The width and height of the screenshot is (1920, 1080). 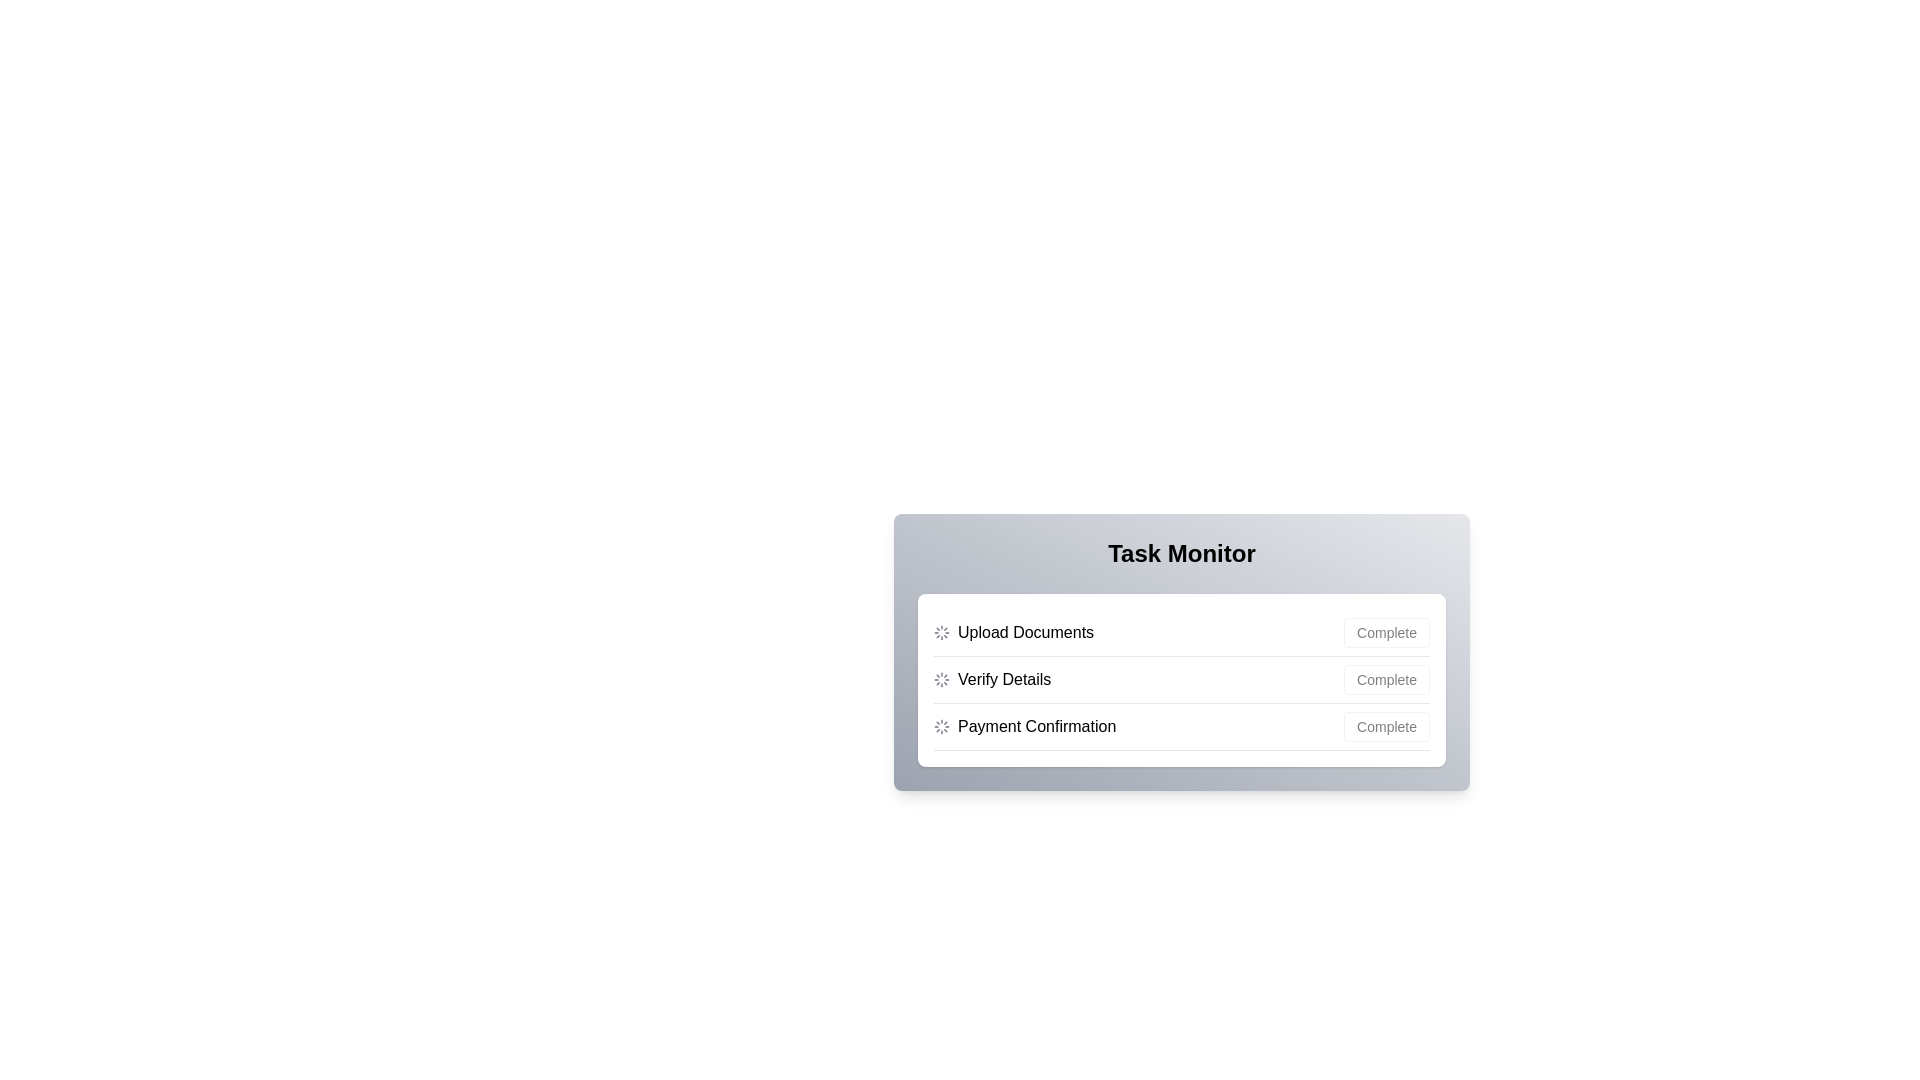 What do you see at coordinates (992, 678) in the screenshot?
I see `the spinner icon located in the 'Verify Details' list item in the 'Task Monitor' interface, which is positioned under 'Upload Documents' and above 'Payment Confirmation'` at bounding box center [992, 678].